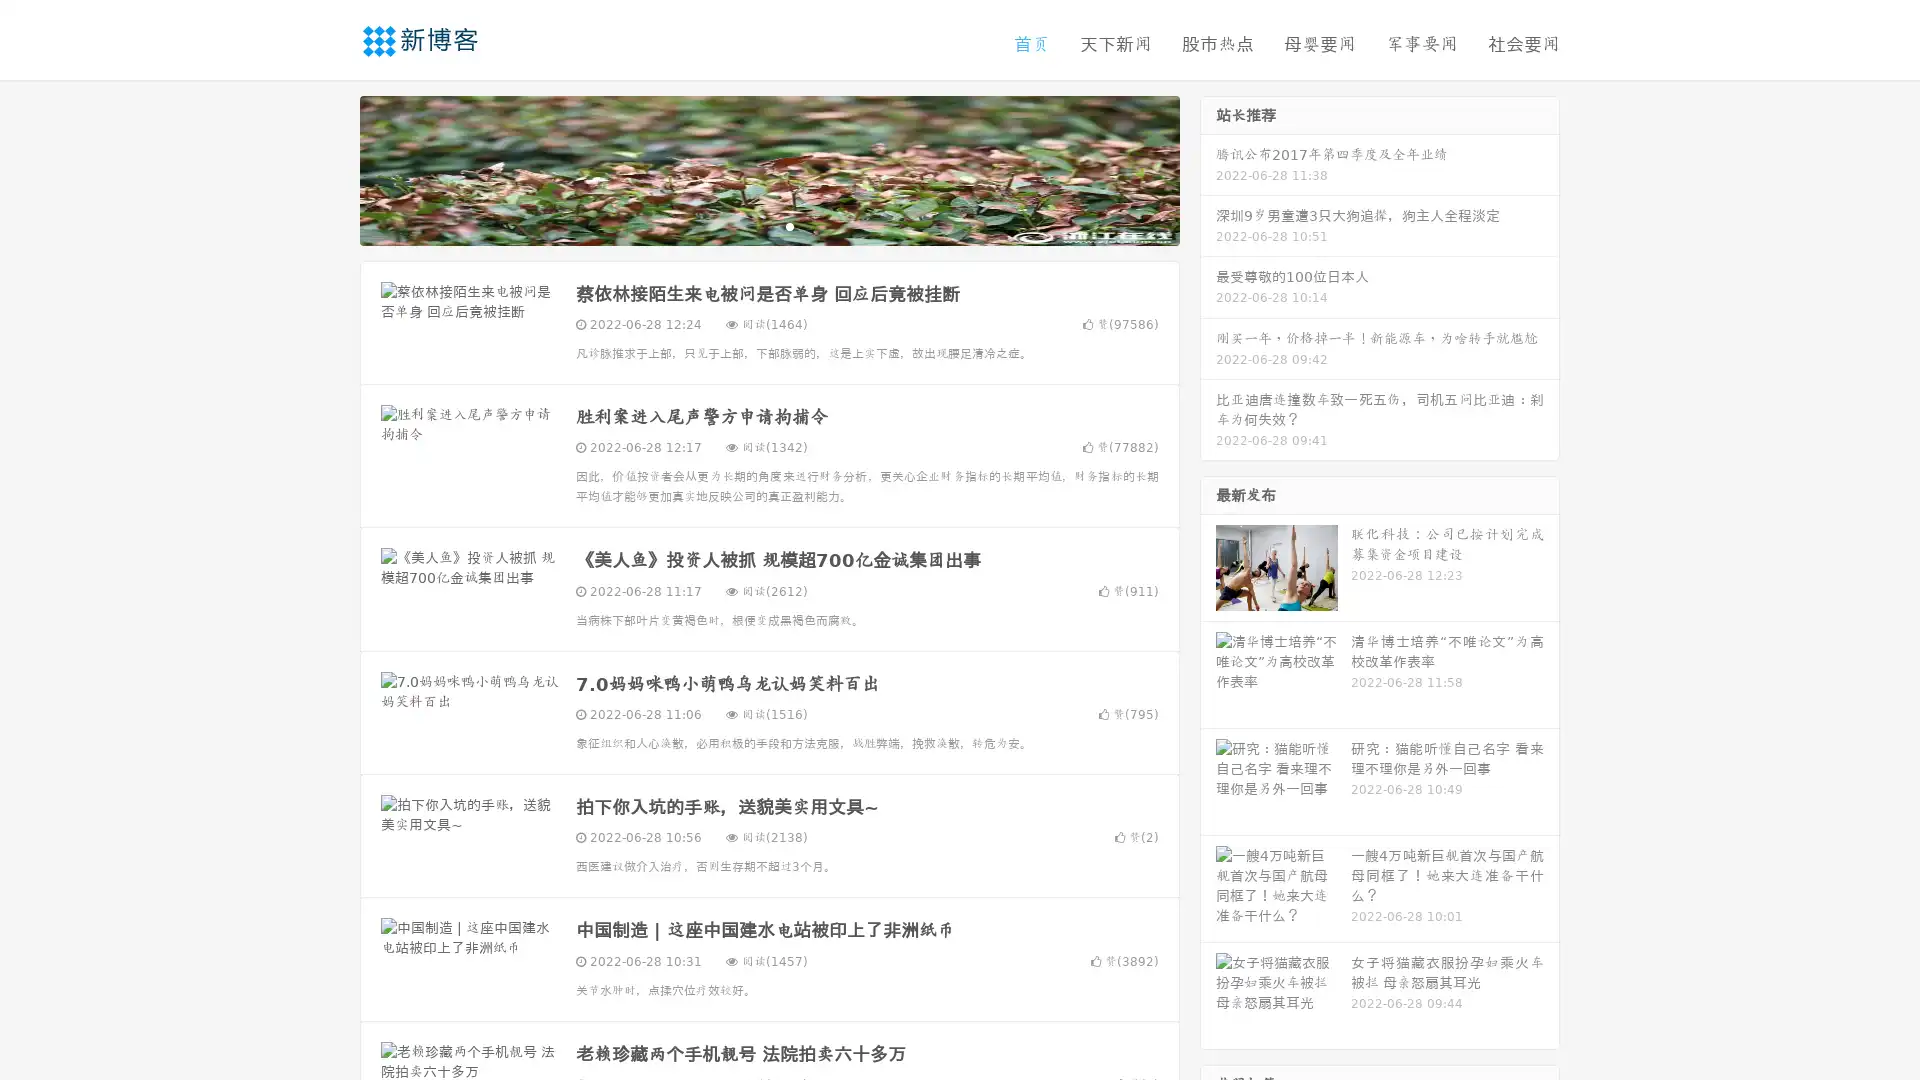 Image resolution: width=1920 pixels, height=1080 pixels. I want to click on Next slide, so click(1208, 168).